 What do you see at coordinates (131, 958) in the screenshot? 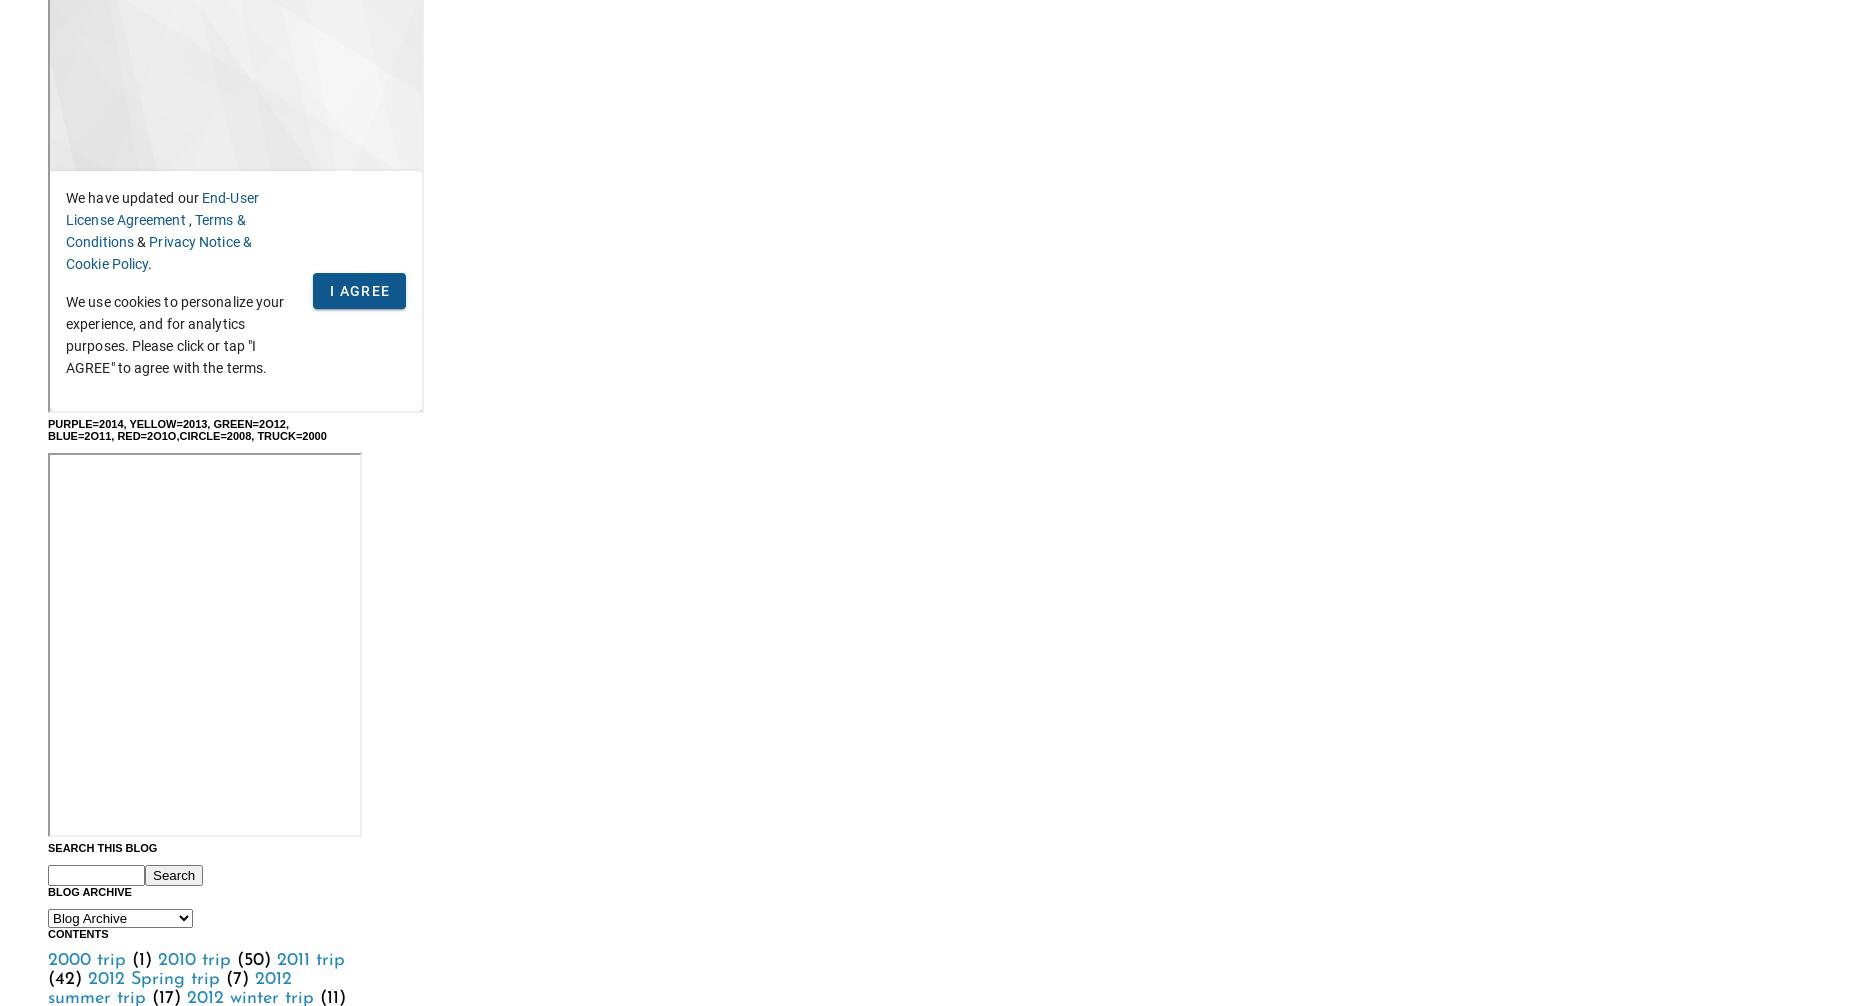
I see `'(1)'` at bounding box center [131, 958].